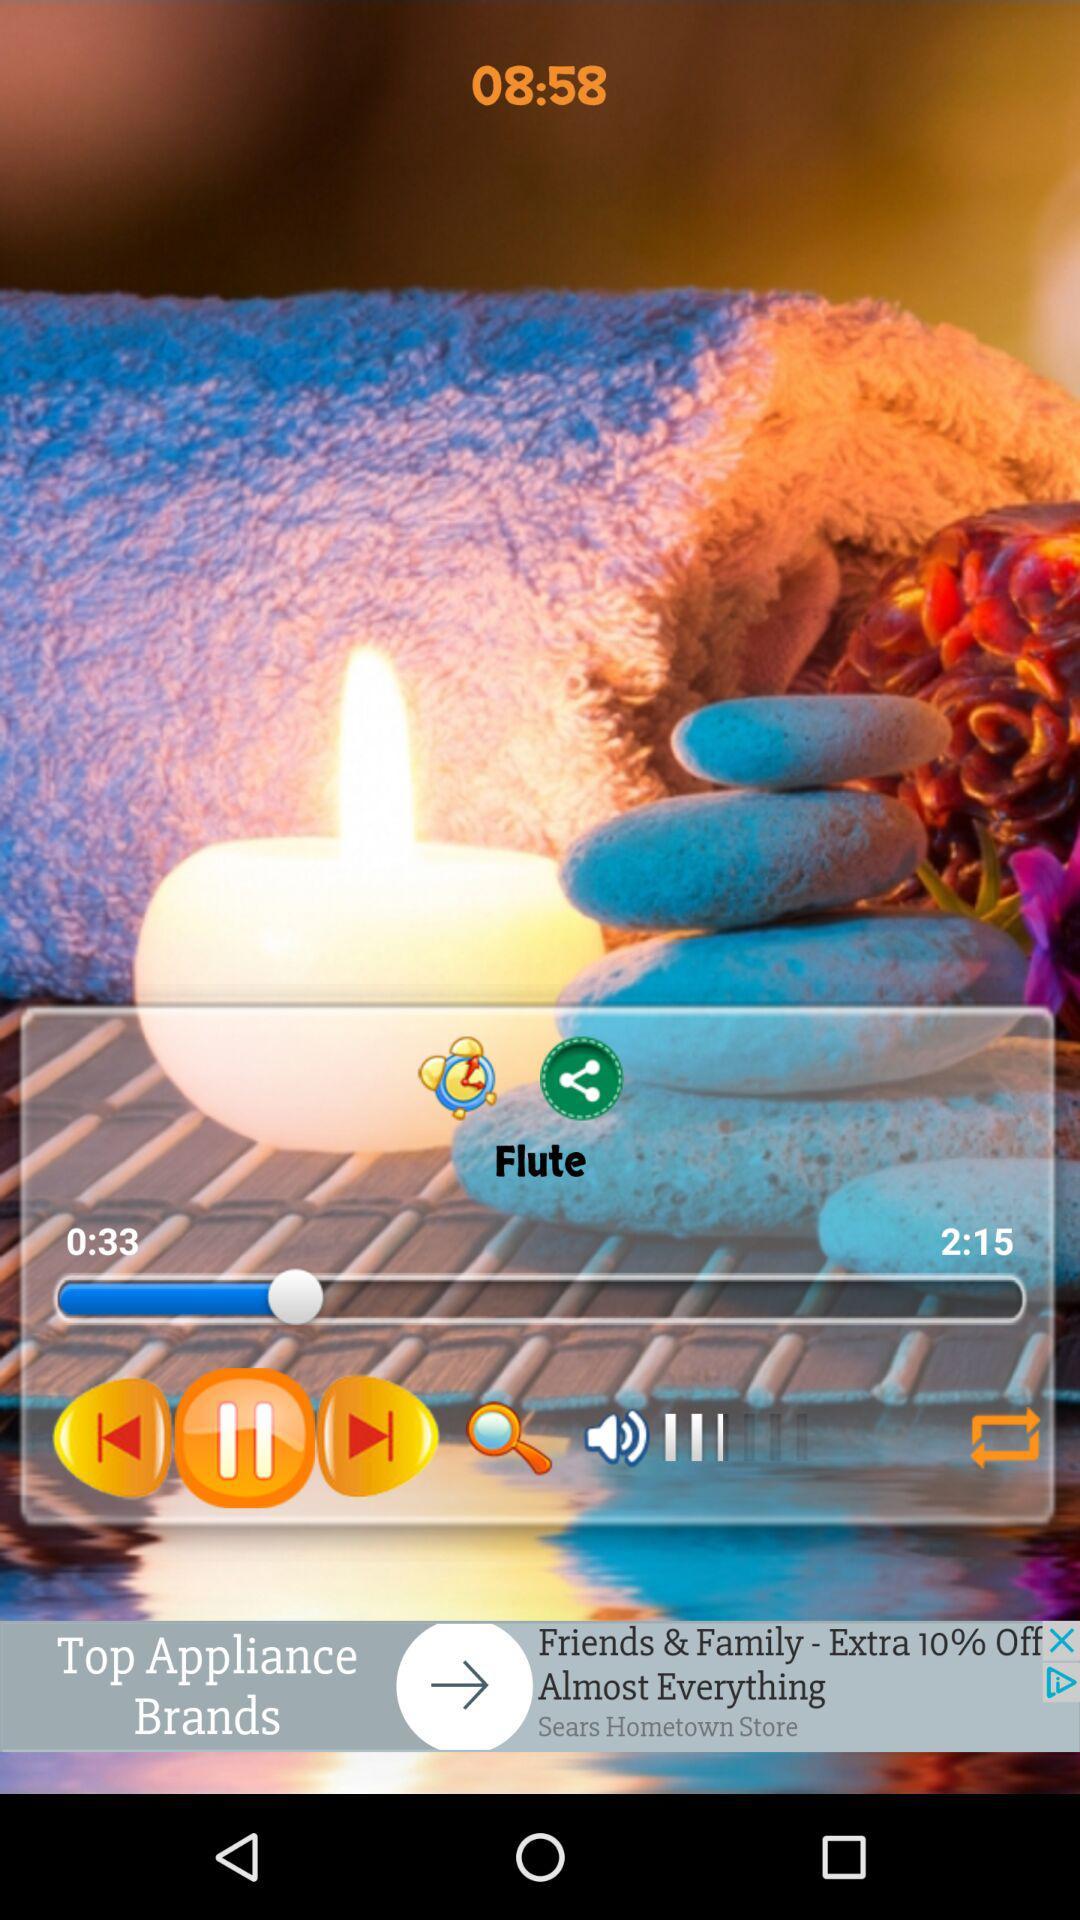 The height and width of the screenshot is (1920, 1080). What do you see at coordinates (582, 1077) in the screenshot?
I see `tap to share` at bounding box center [582, 1077].